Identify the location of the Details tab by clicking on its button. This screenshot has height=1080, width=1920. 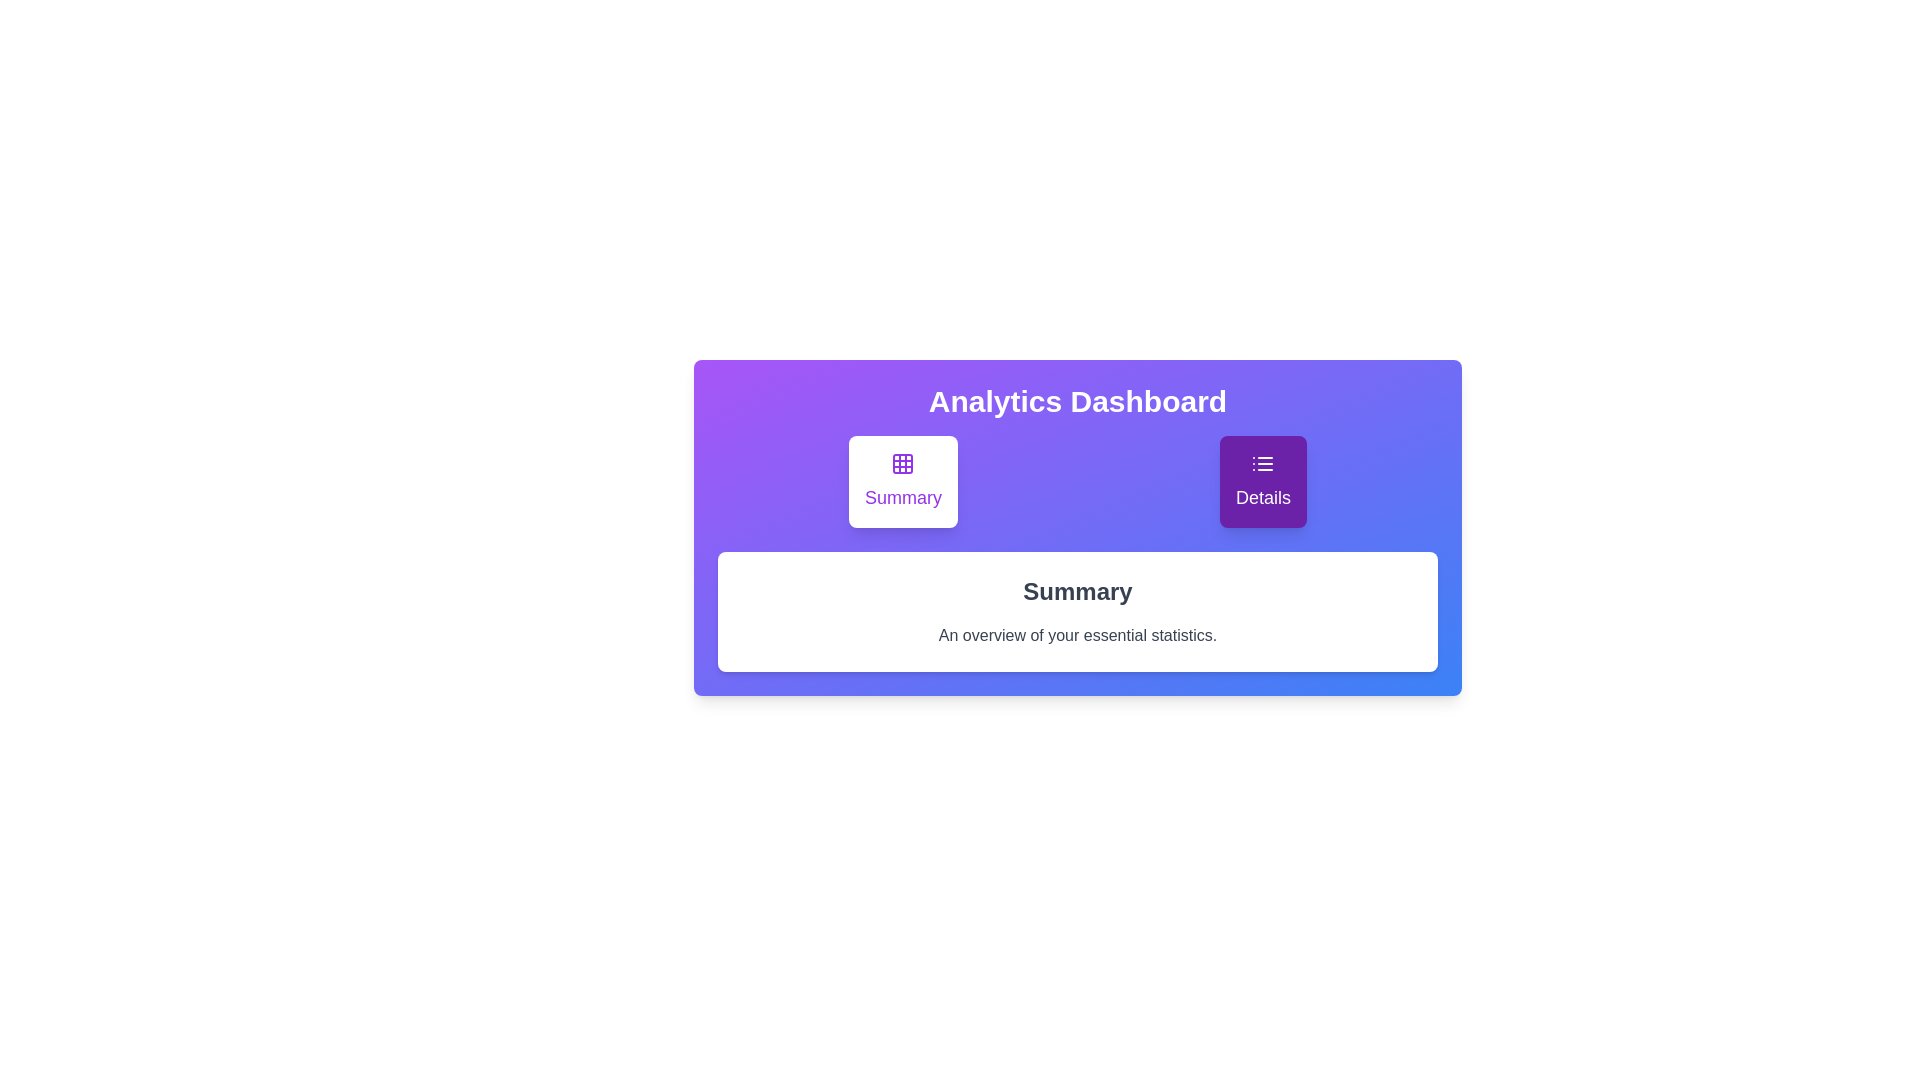
(1262, 482).